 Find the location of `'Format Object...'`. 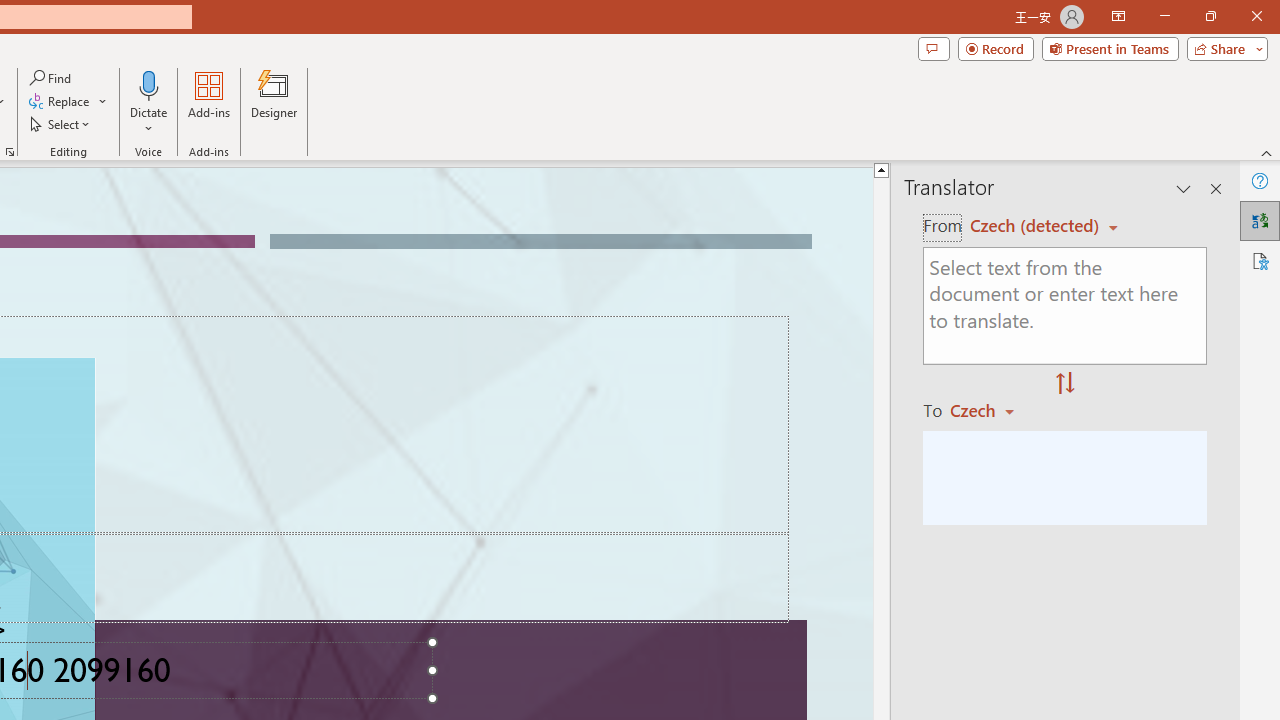

'Format Object...' is located at coordinates (10, 150).